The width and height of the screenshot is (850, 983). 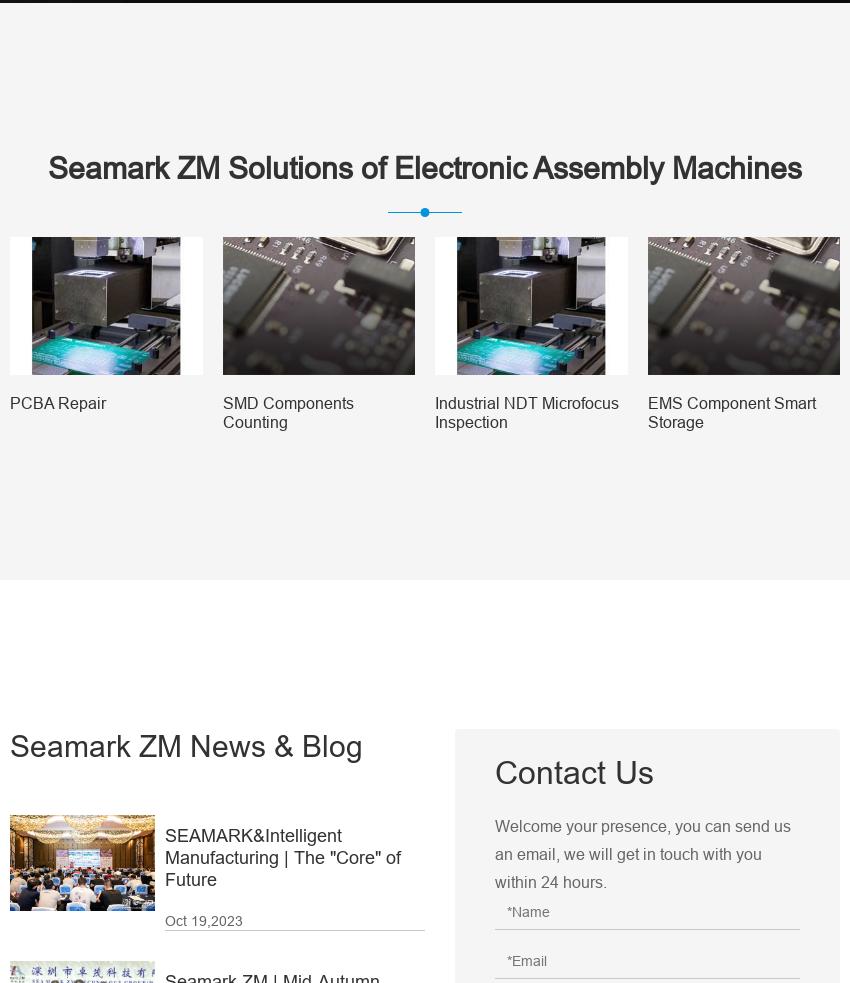 What do you see at coordinates (281, 856) in the screenshot?
I see `'SEAMARK&Intelligent Manufacturing | The "Core" of Future'` at bounding box center [281, 856].